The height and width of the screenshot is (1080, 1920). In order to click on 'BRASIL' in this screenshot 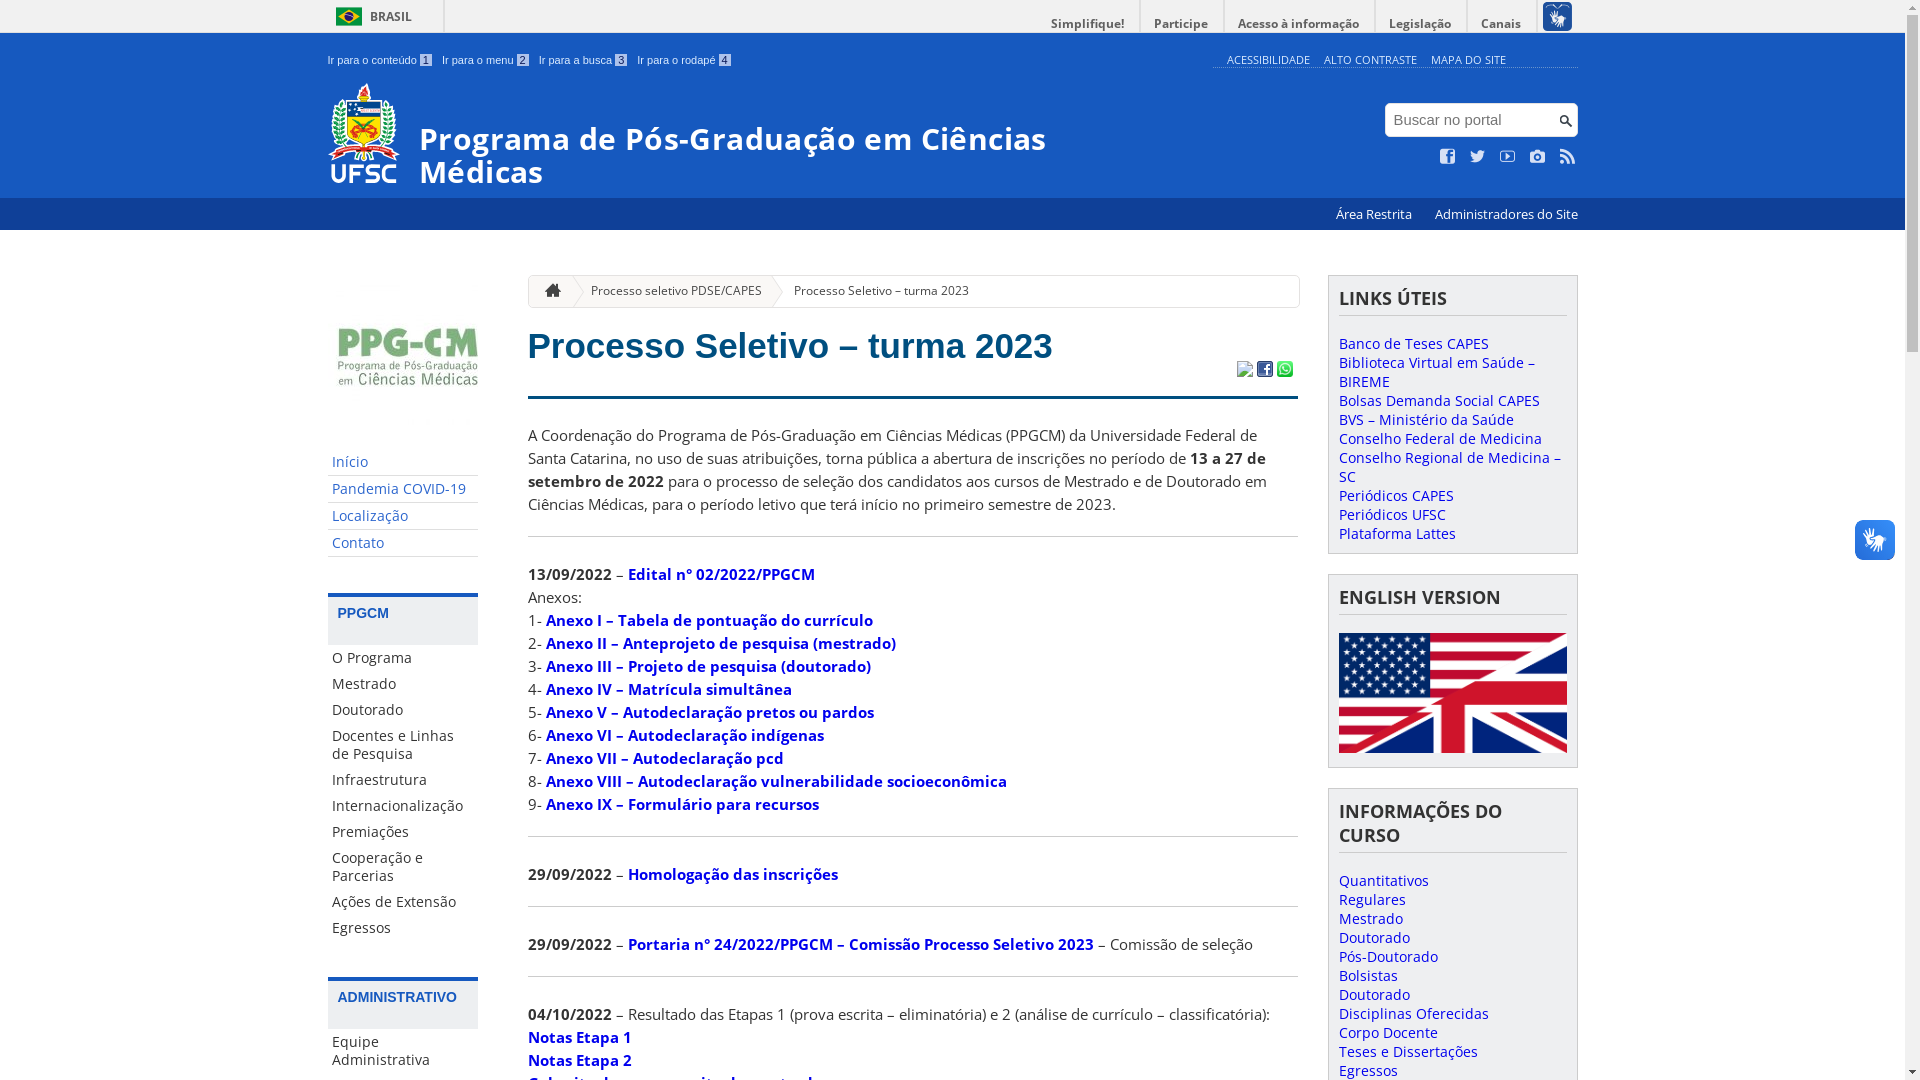, I will do `click(370, 16)`.